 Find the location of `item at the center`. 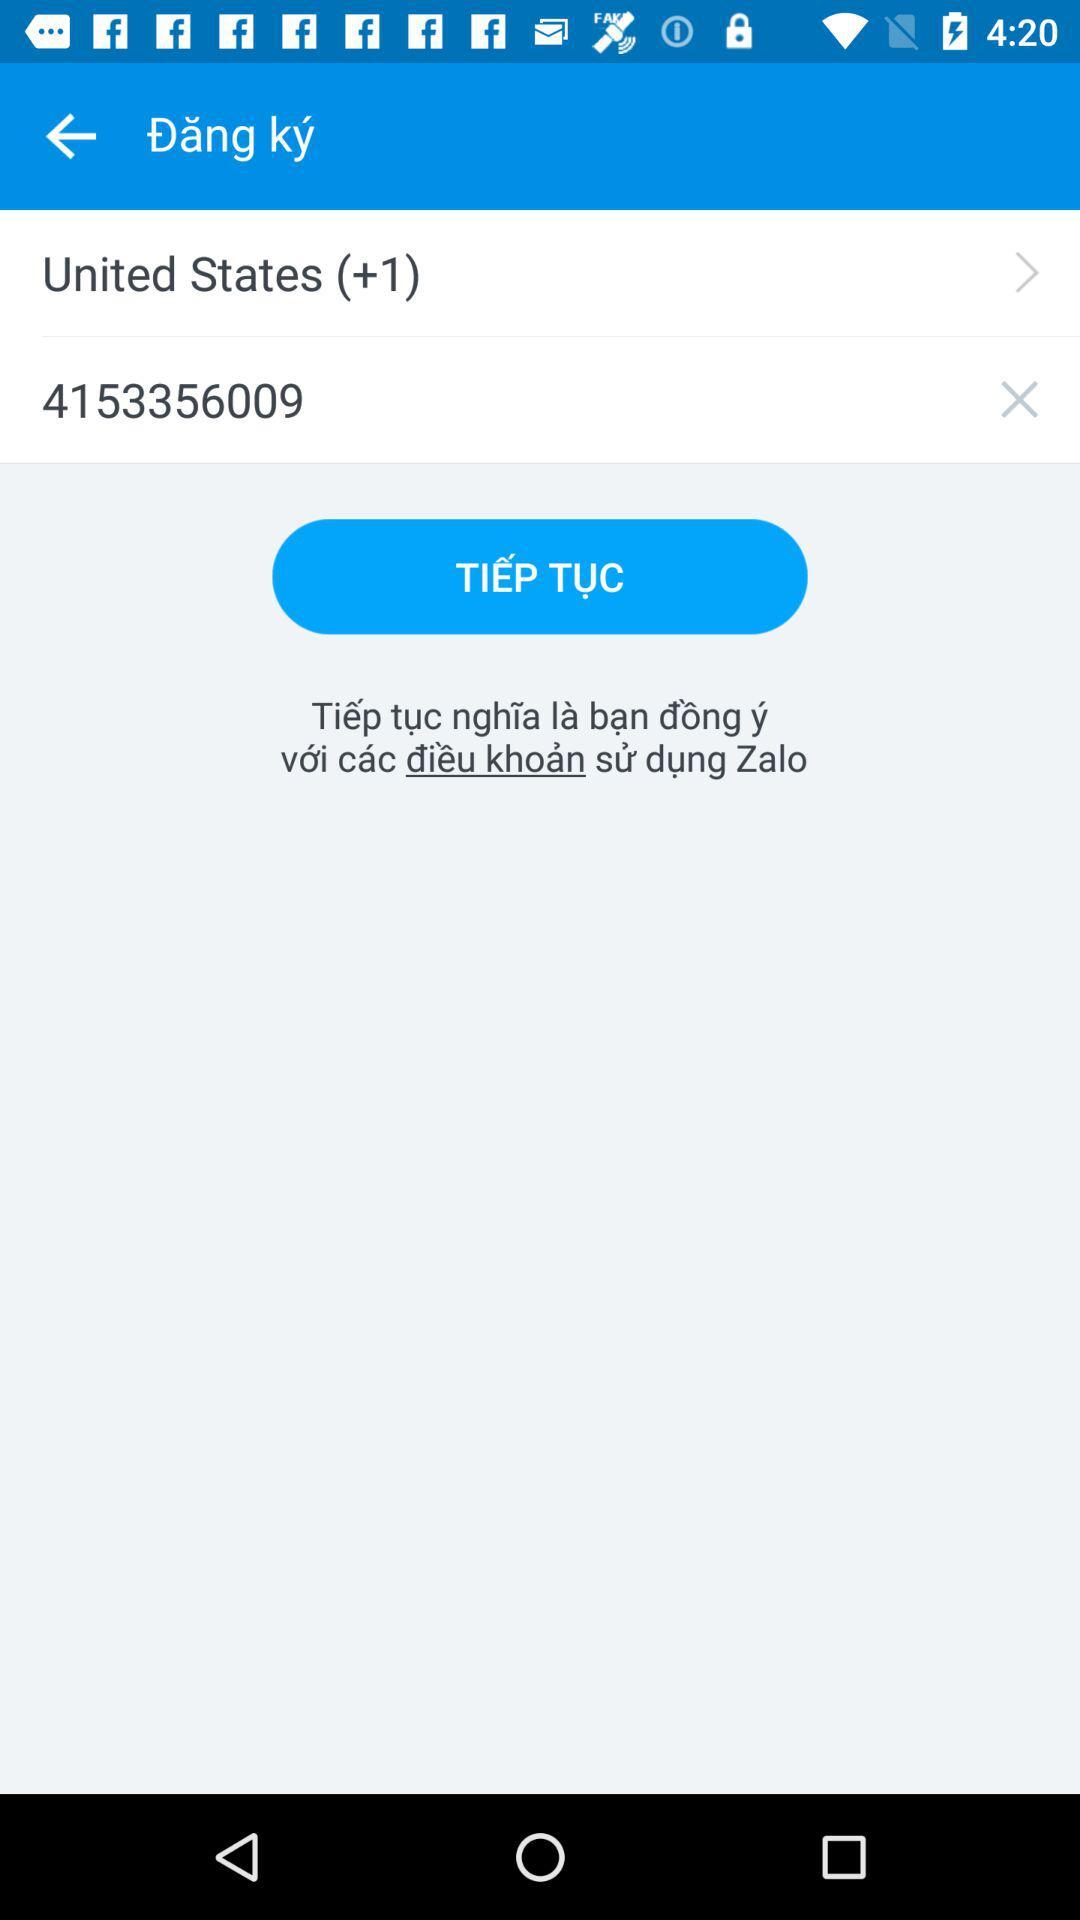

item at the center is located at coordinates (538, 735).